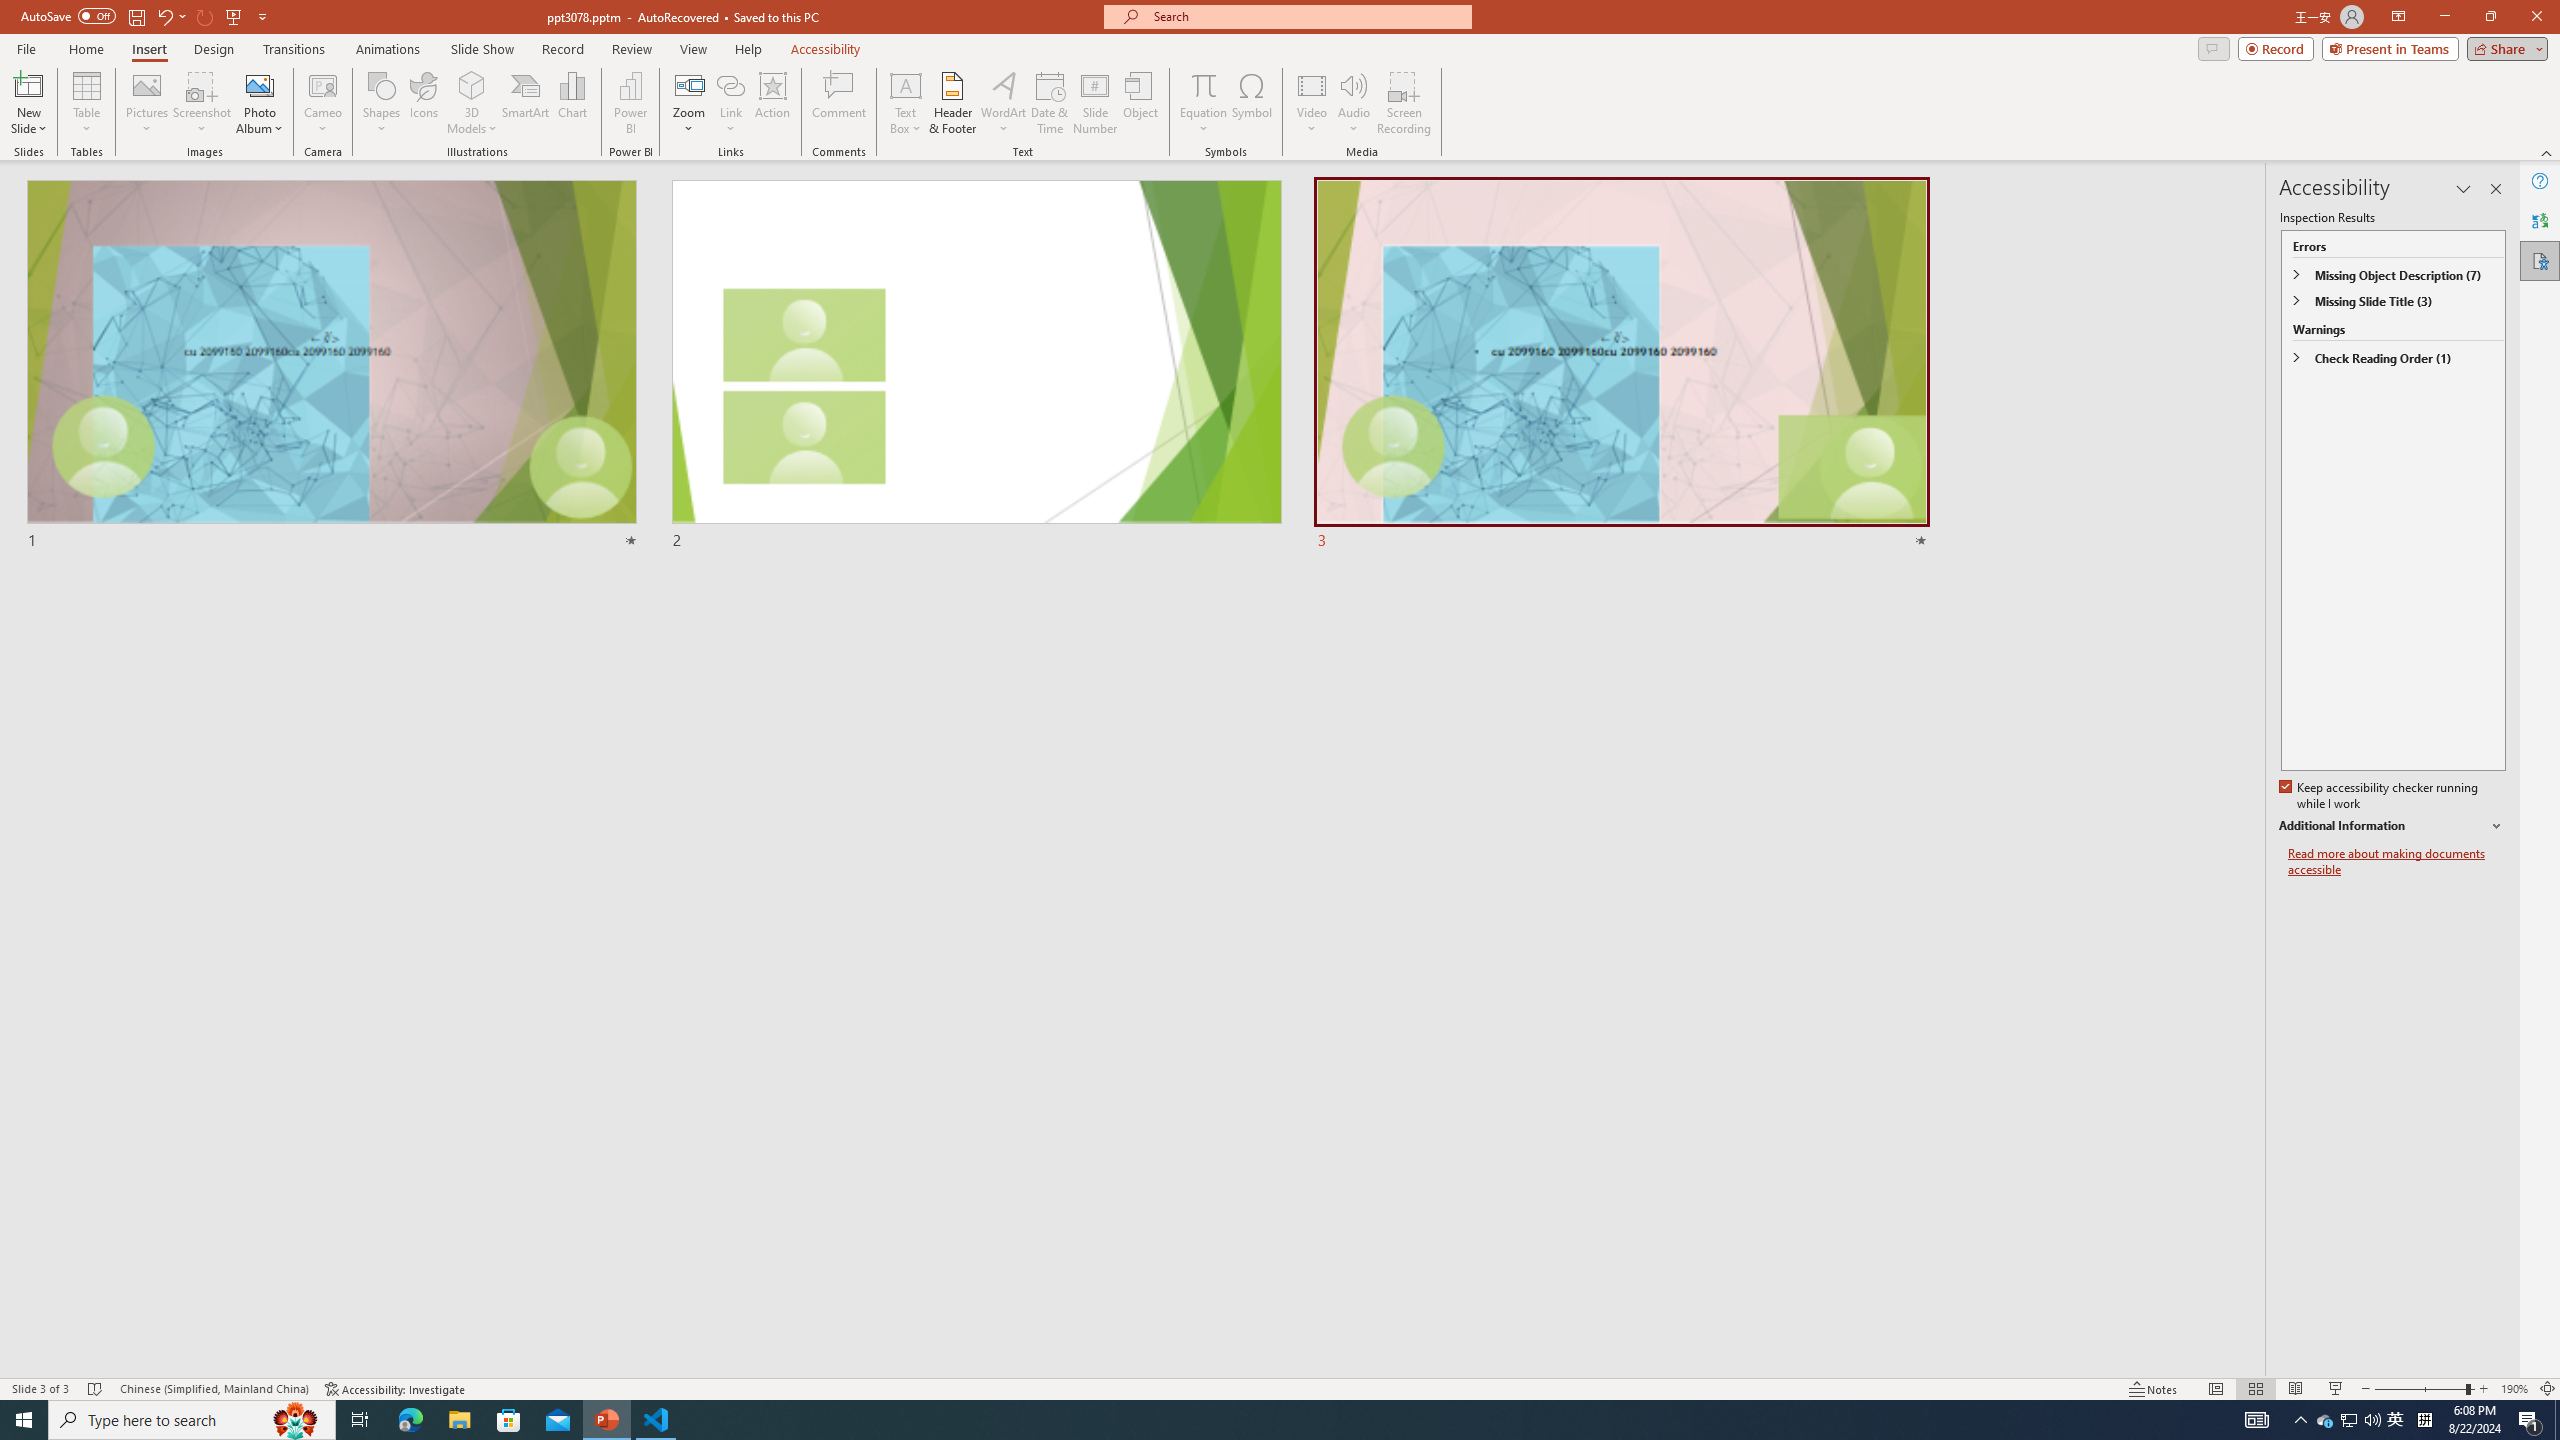 The width and height of the screenshot is (2560, 1440). I want to click on '3D Models', so click(472, 84).